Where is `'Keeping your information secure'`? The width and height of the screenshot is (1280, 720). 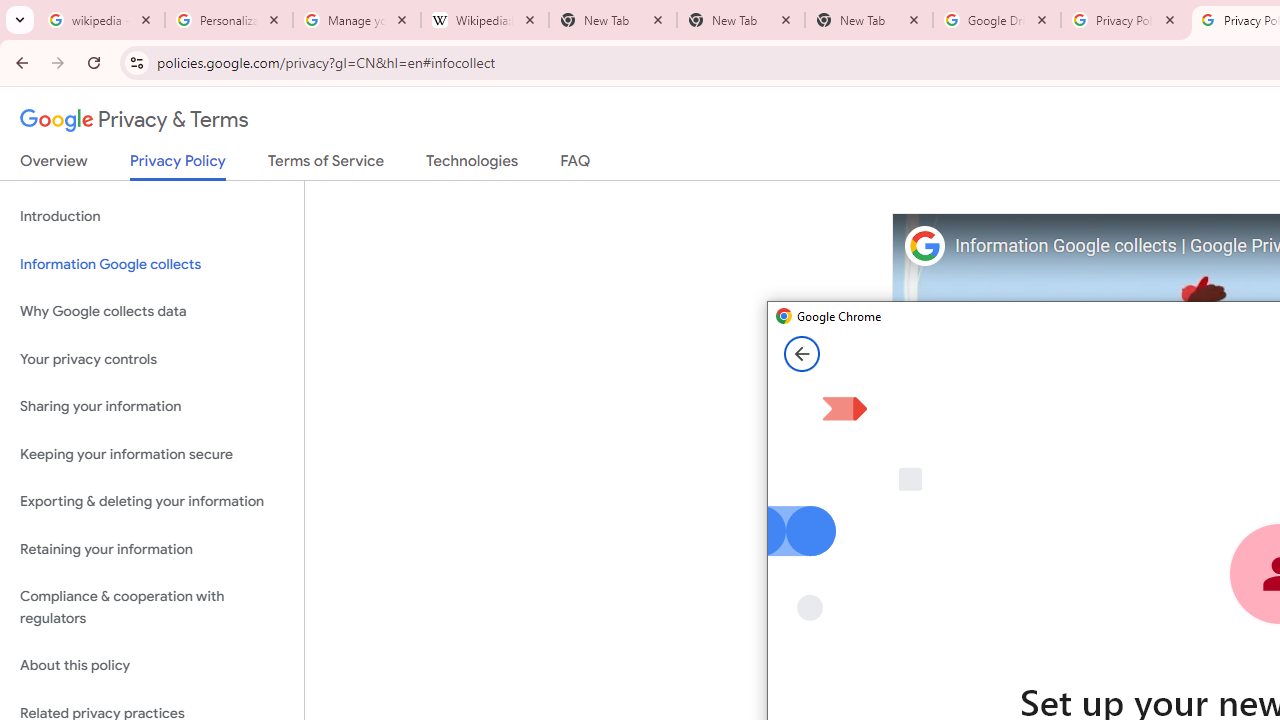
'Keeping your information secure' is located at coordinates (151, 454).